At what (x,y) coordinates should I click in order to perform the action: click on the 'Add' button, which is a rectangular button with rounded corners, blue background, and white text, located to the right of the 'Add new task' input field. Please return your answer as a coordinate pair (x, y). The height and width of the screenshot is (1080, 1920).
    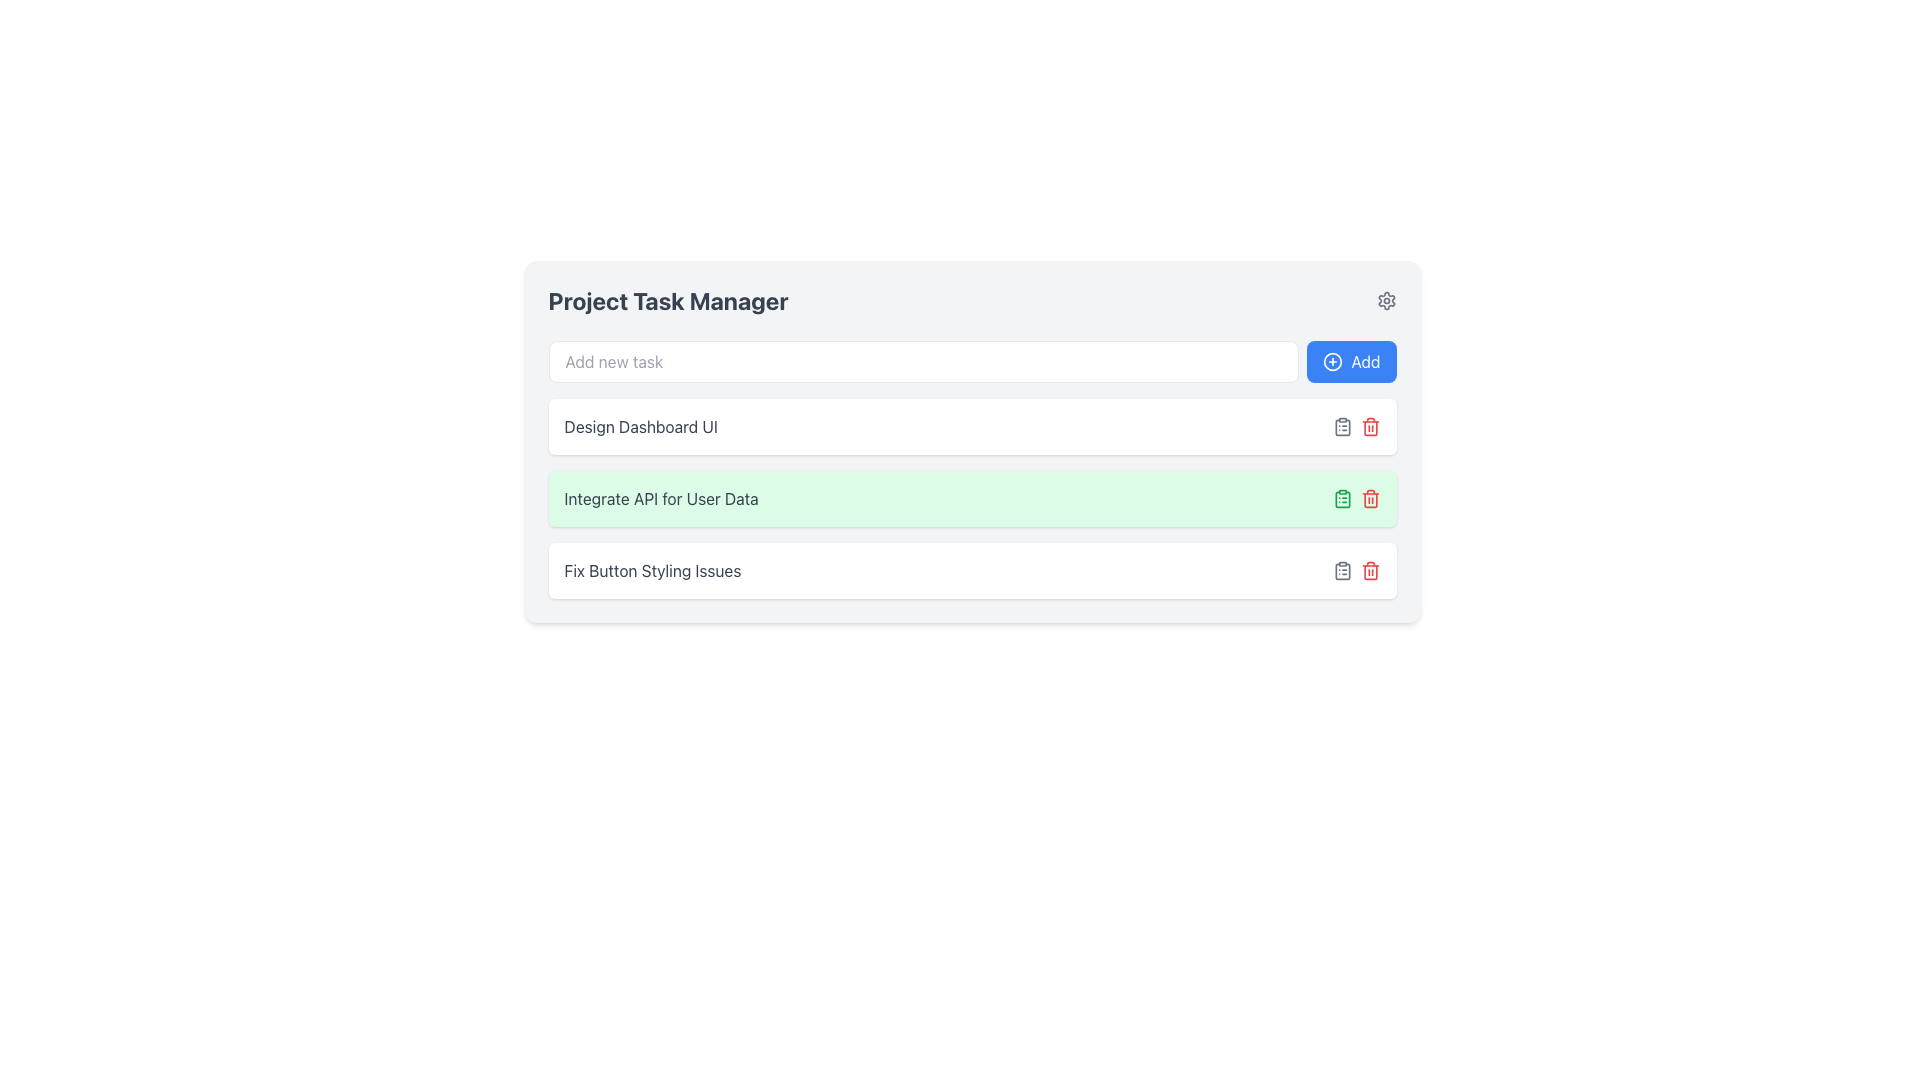
    Looking at the image, I should click on (1352, 362).